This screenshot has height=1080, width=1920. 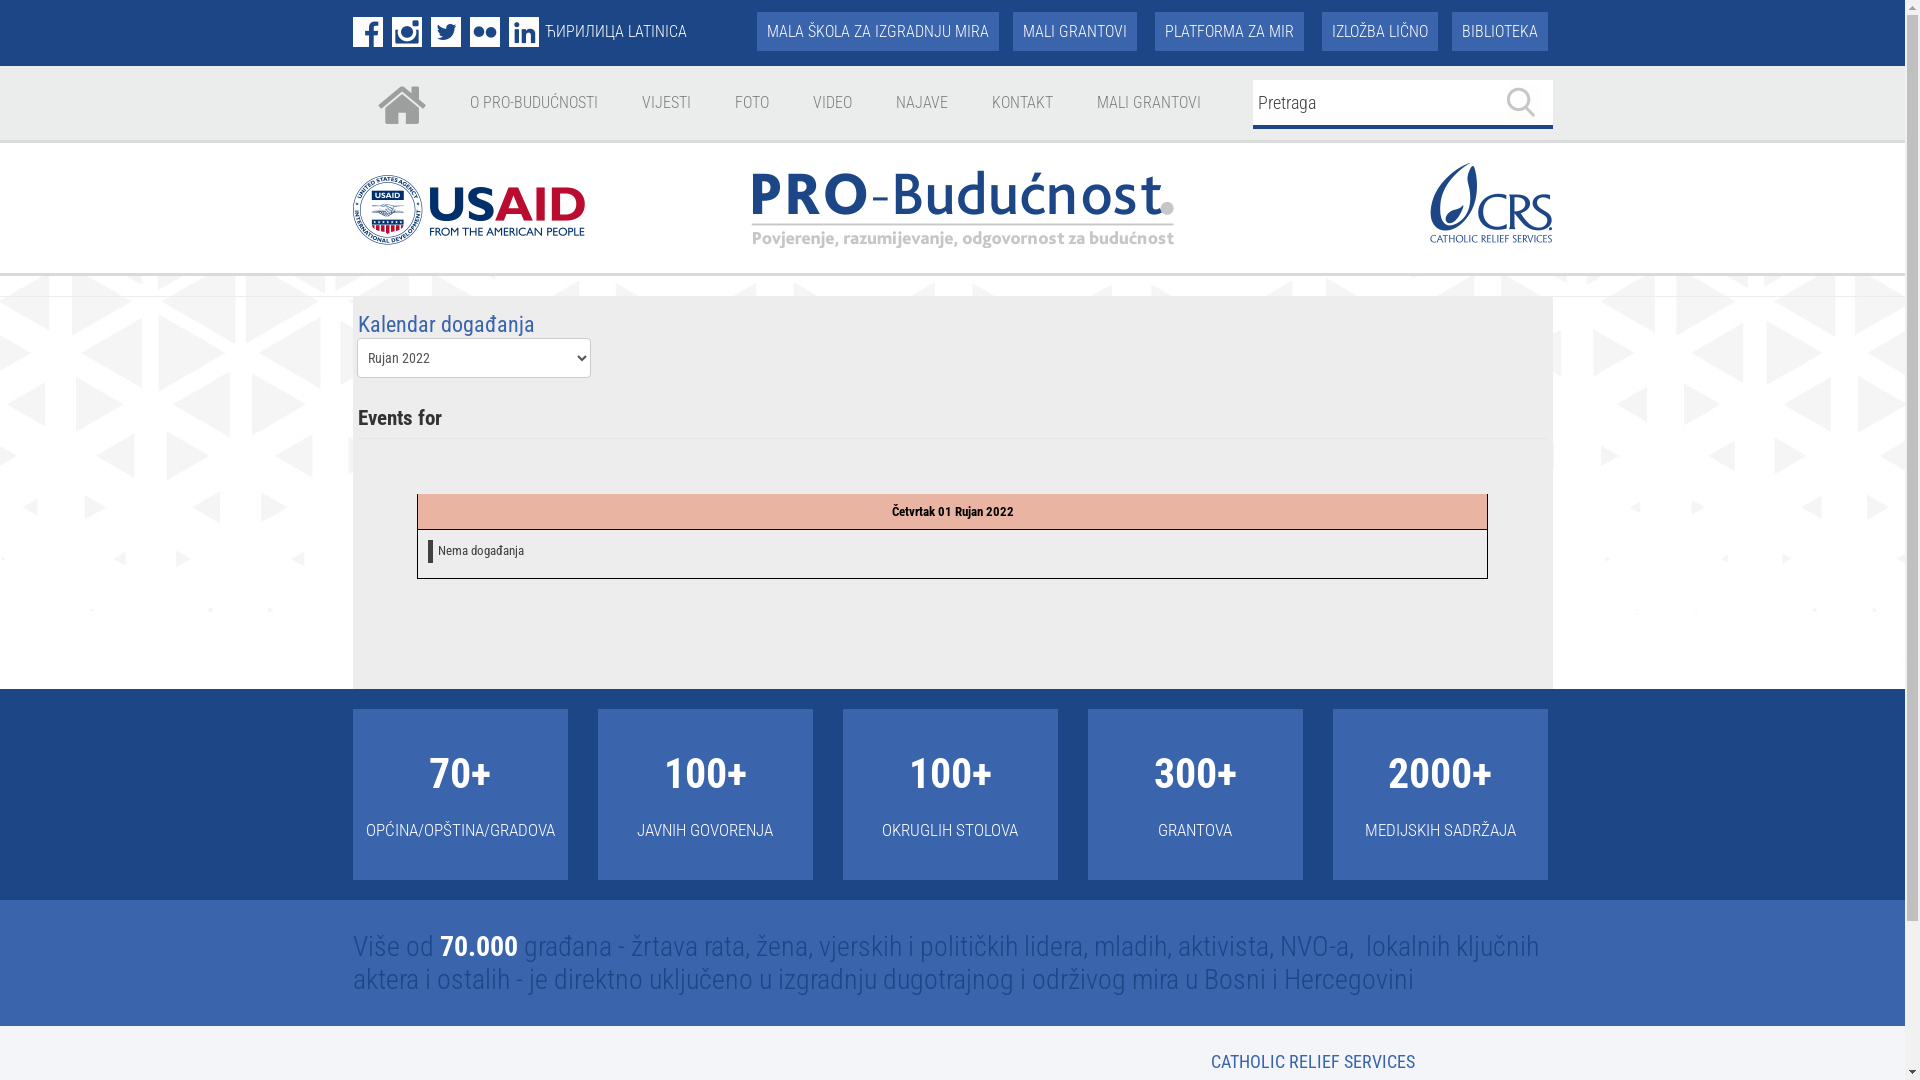 I want to click on 'FOTO', so click(x=751, y=103).